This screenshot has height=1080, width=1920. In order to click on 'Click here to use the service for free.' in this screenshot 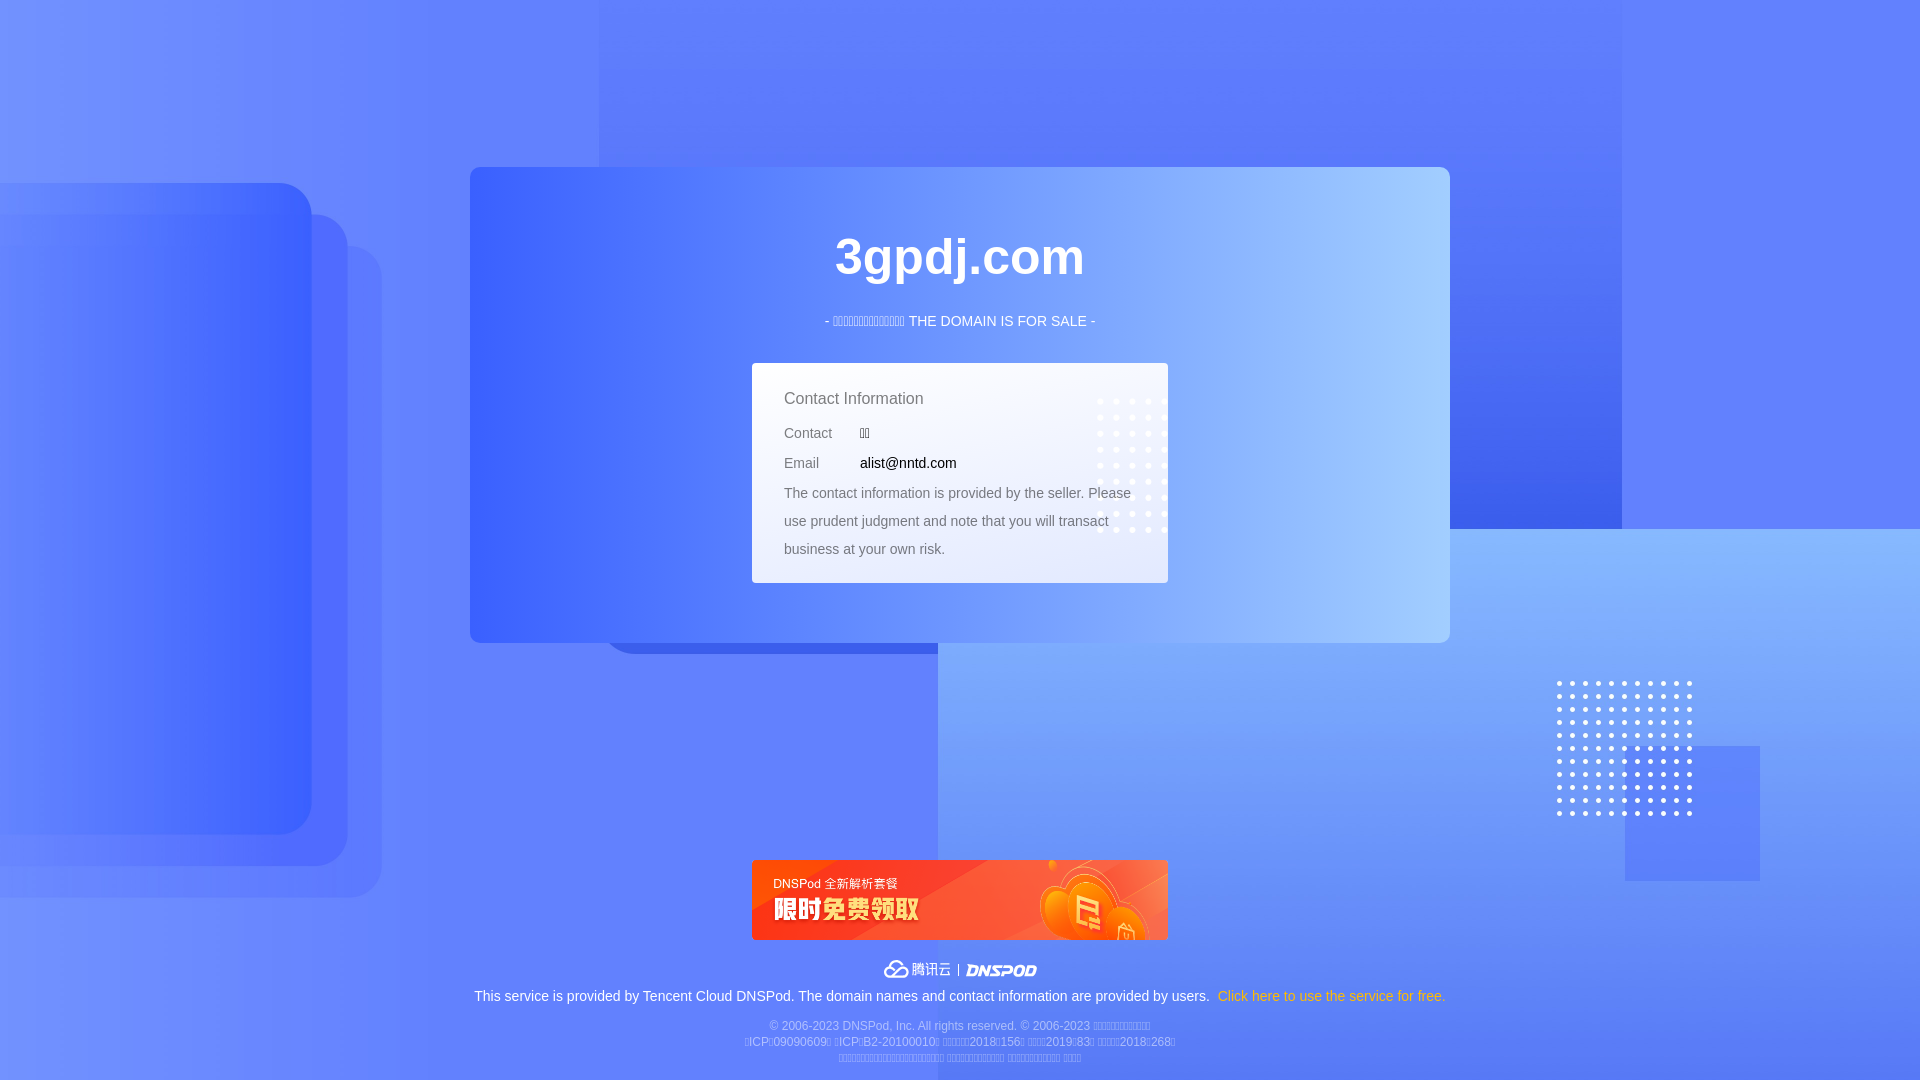, I will do `click(1332, 995)`.